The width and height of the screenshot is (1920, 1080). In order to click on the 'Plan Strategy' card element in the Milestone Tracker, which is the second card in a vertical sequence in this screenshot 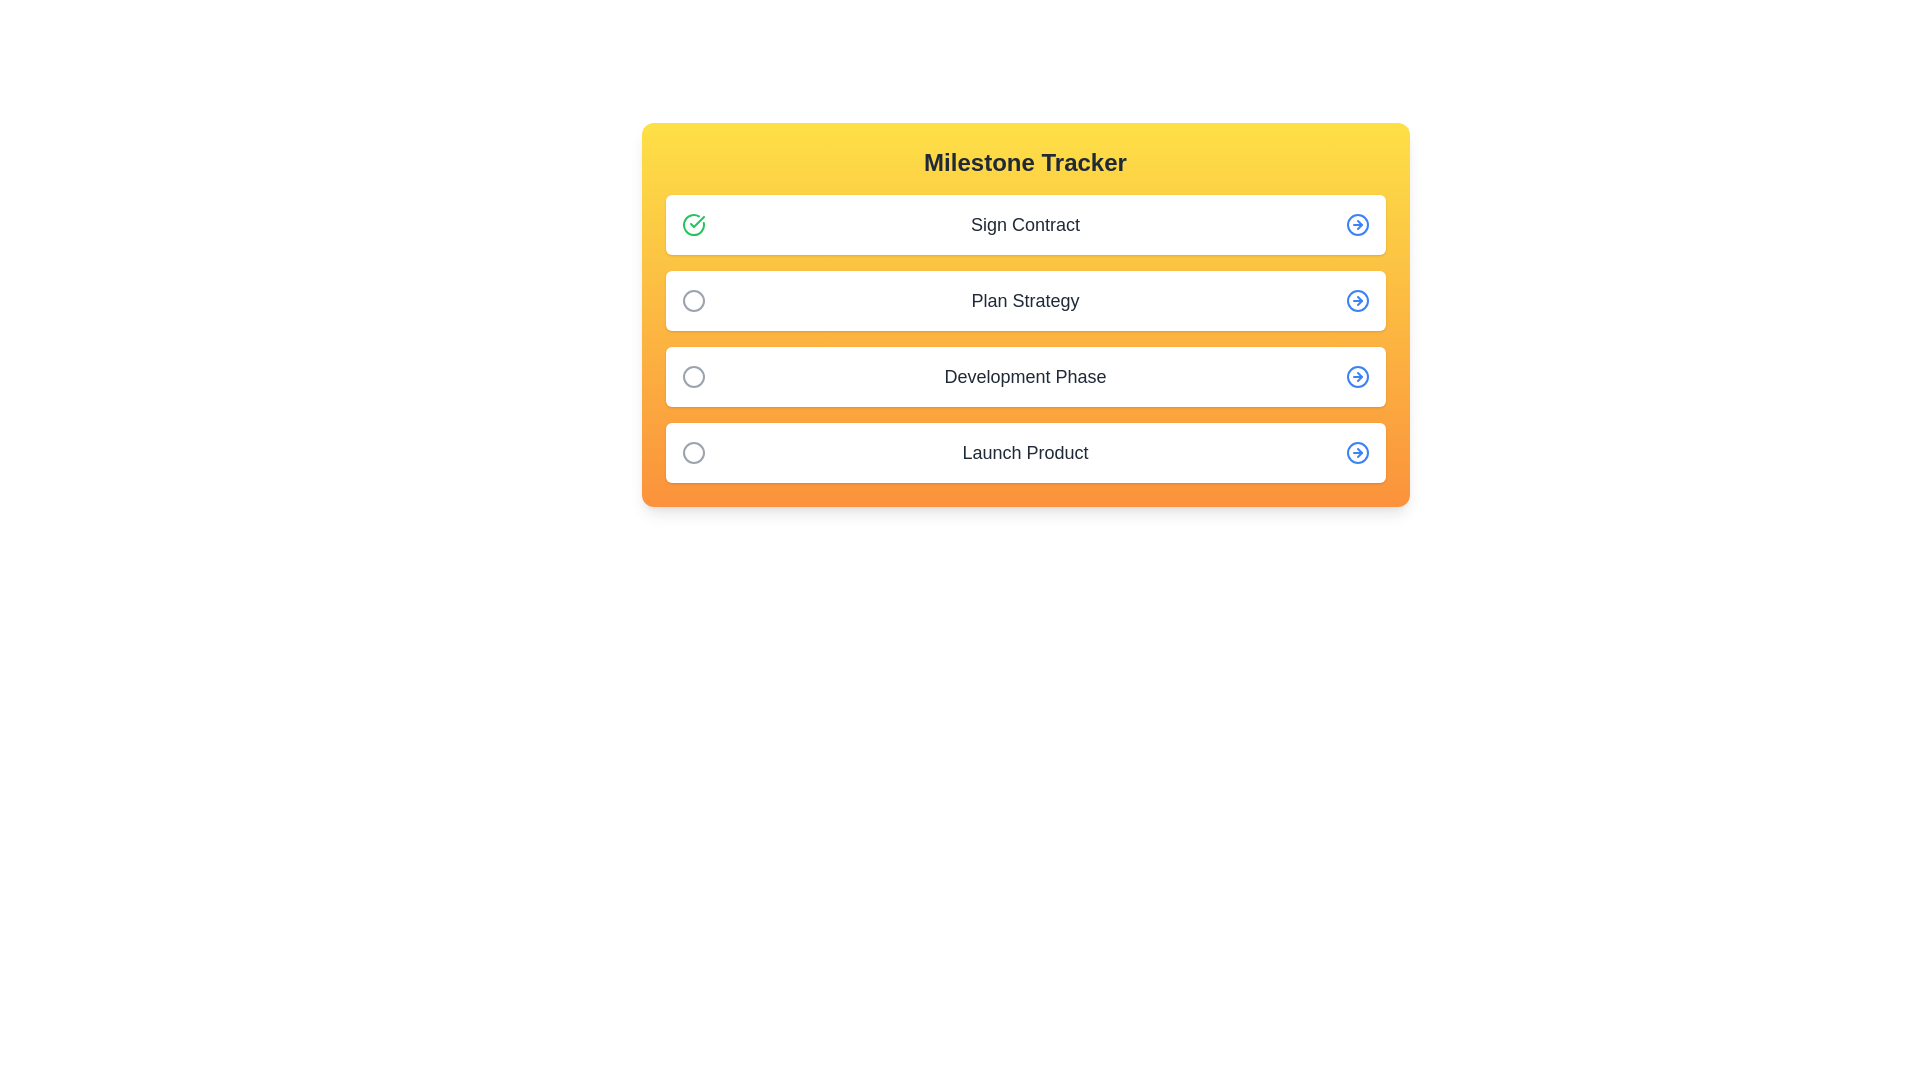, I will do `click(1025, 300)`.